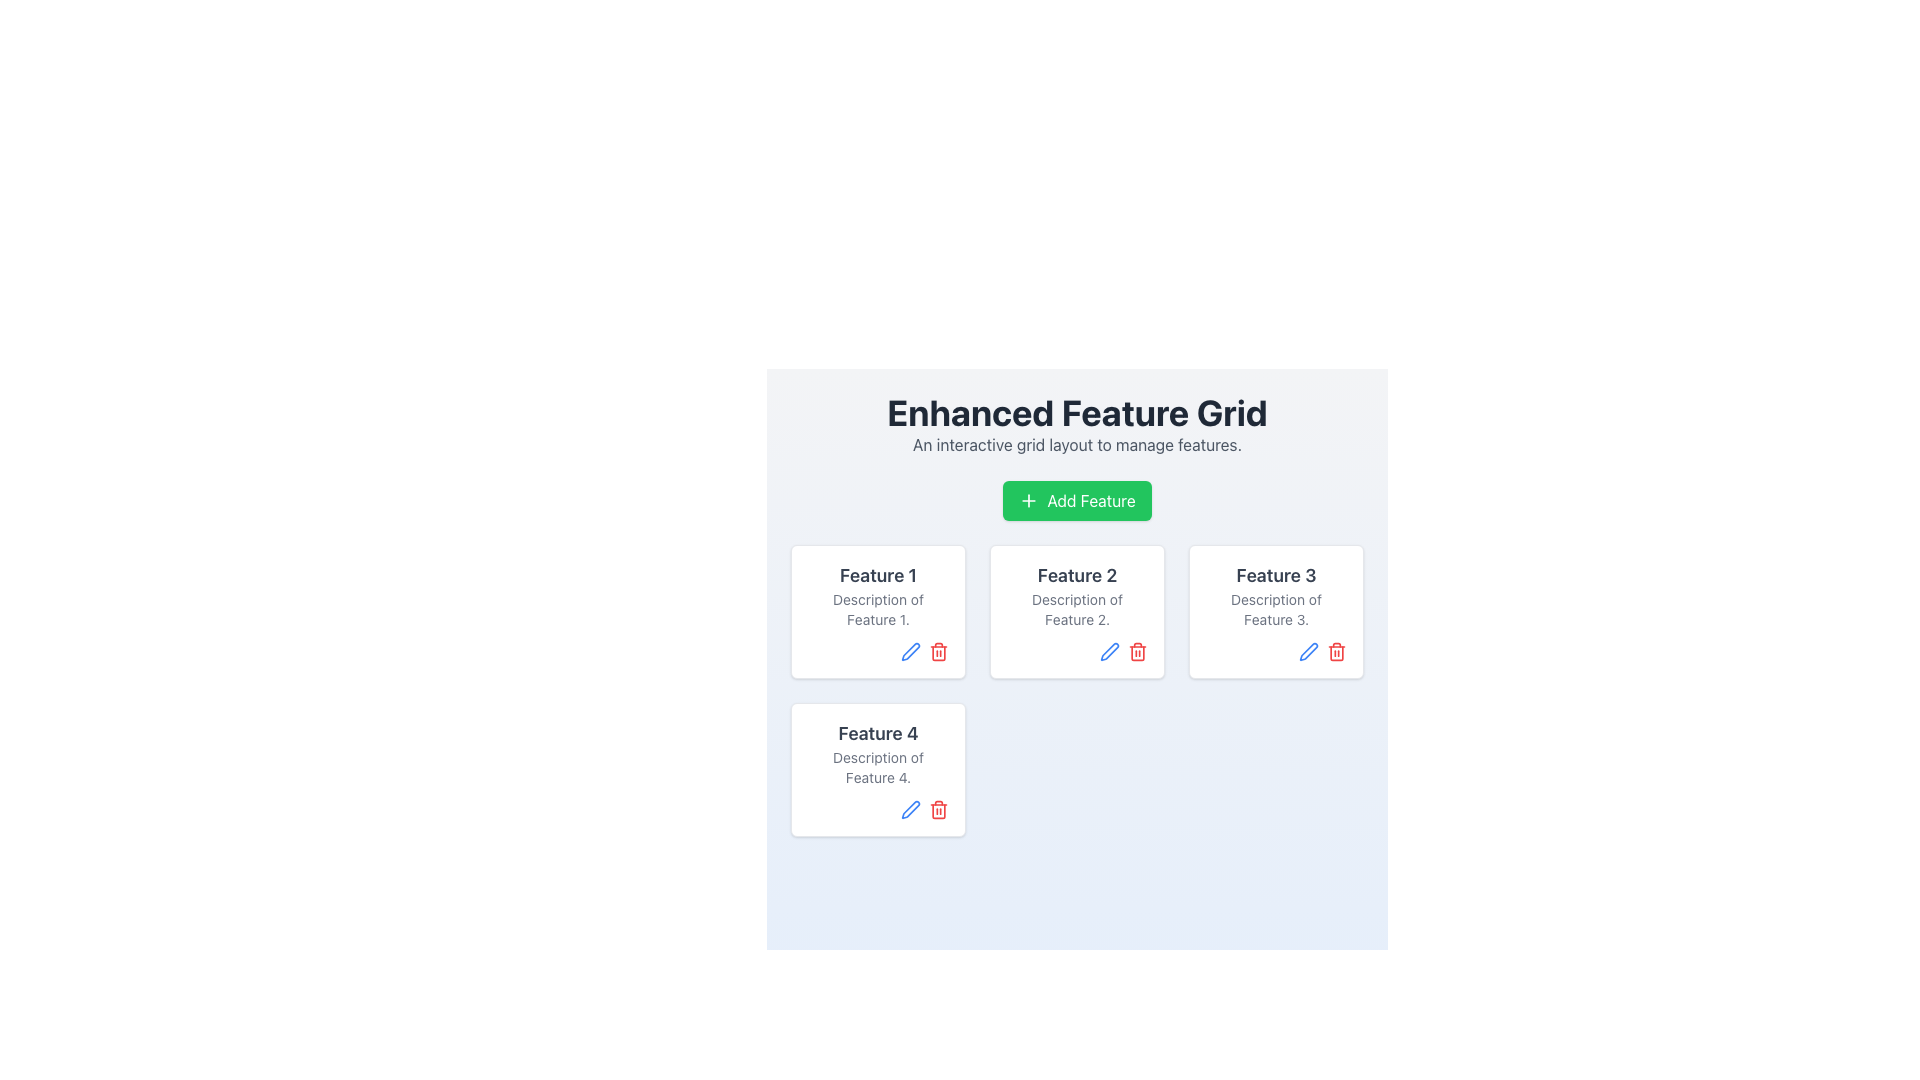  I want to click on the pen-shaped icon with a black outline located at the top-right corner of the second feature card labeled 'Feature 2', so click(1108, 651).